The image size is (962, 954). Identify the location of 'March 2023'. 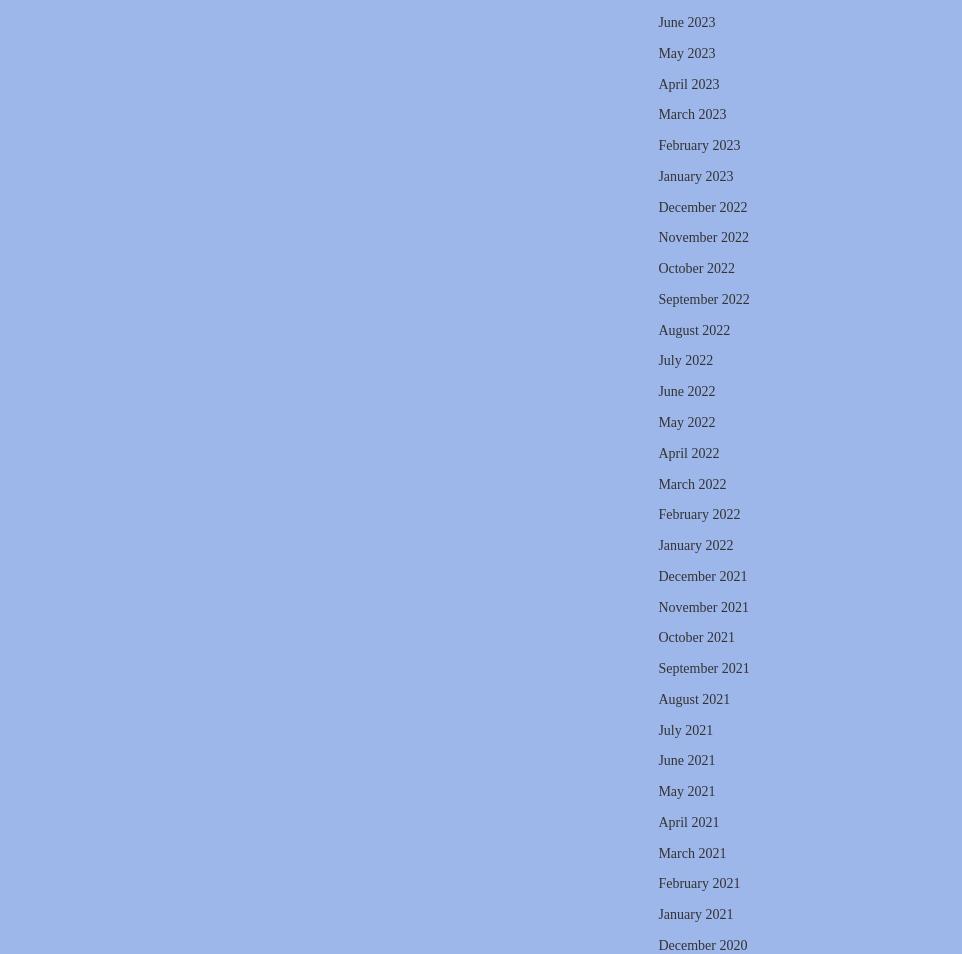
(658, 113).